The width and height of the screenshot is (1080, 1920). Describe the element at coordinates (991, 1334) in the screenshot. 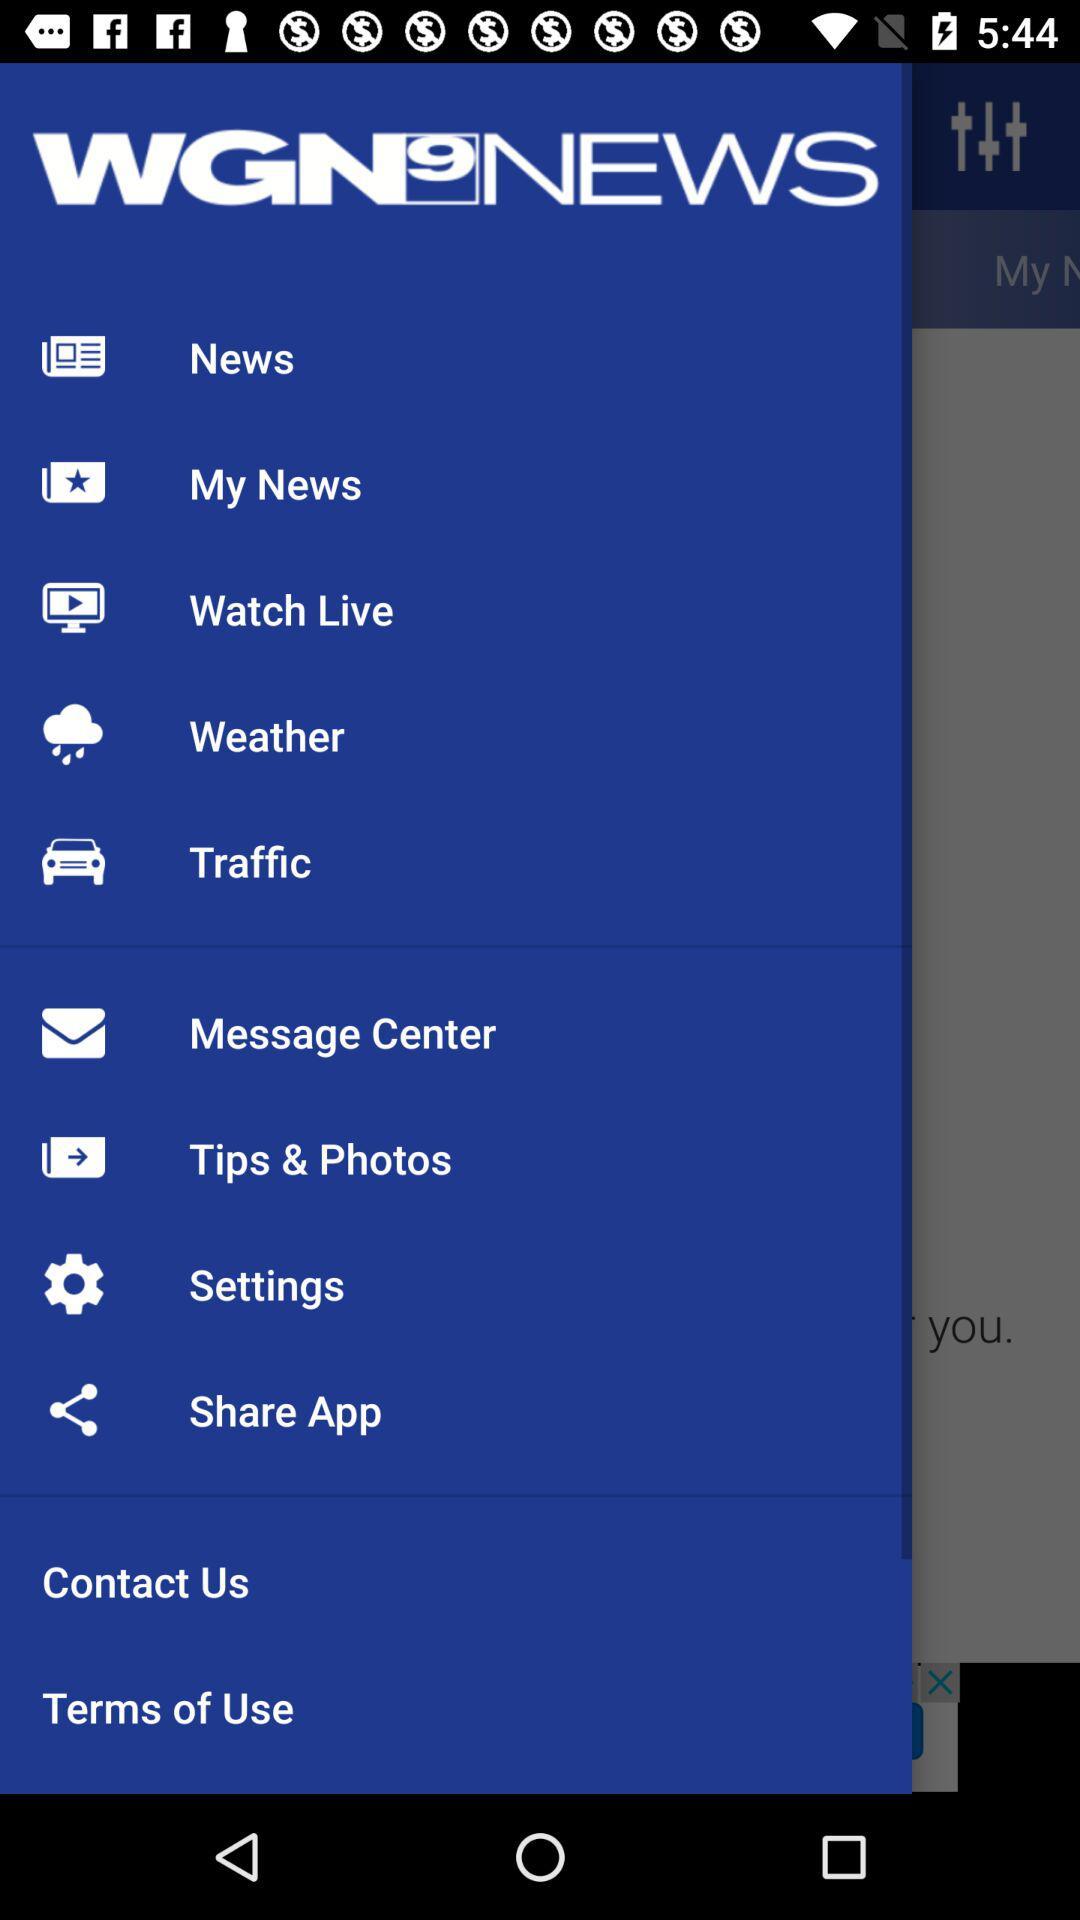

I see `you` at that location.